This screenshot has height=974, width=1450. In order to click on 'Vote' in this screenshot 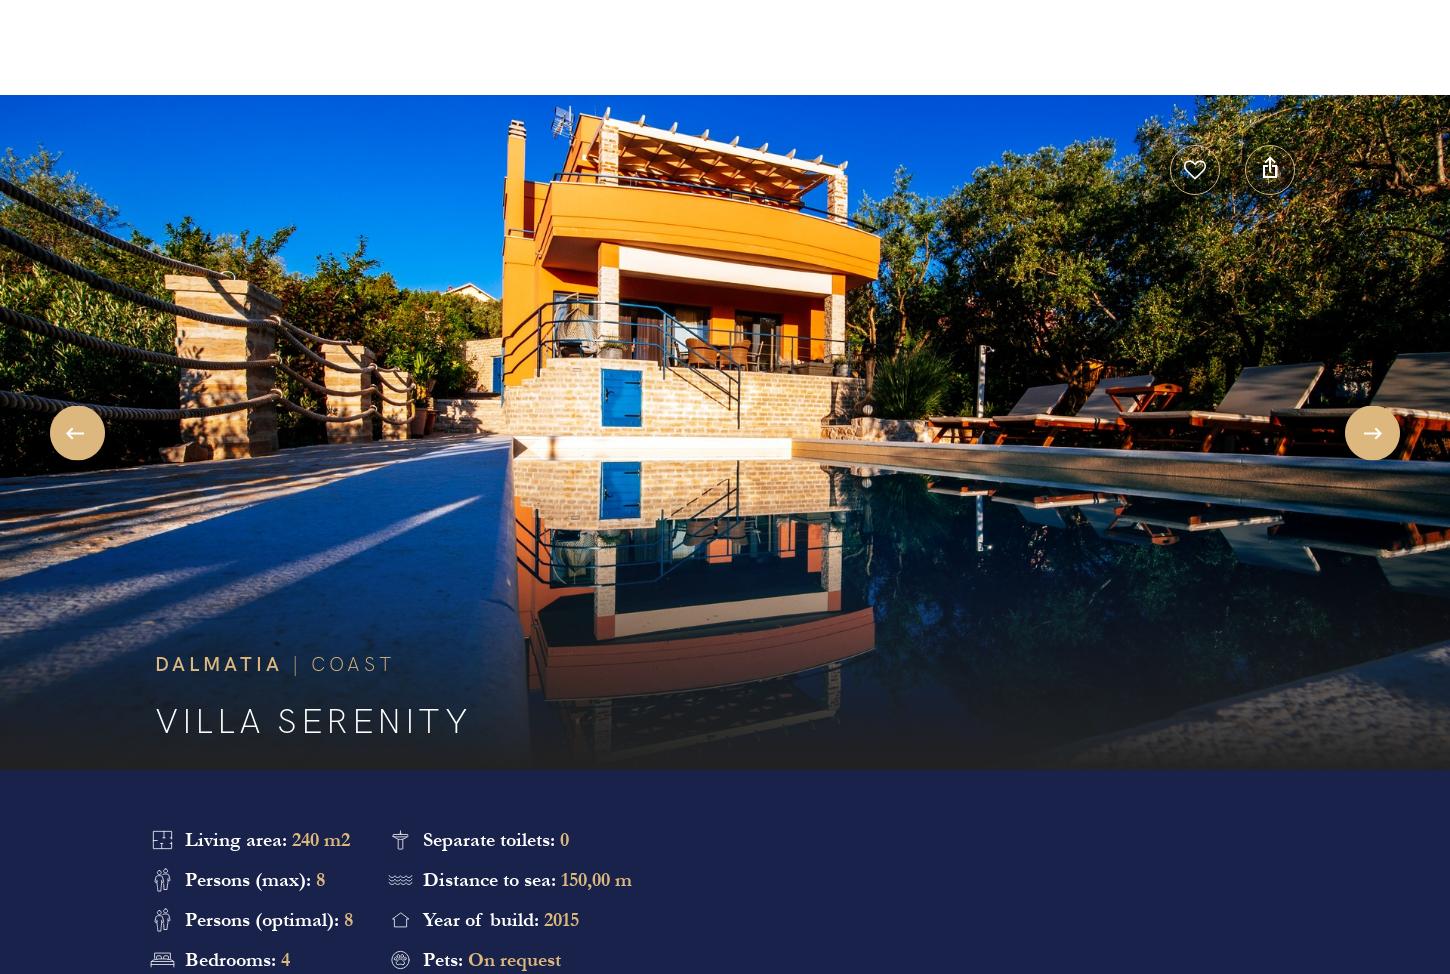, I will do `click(611, 927)`.